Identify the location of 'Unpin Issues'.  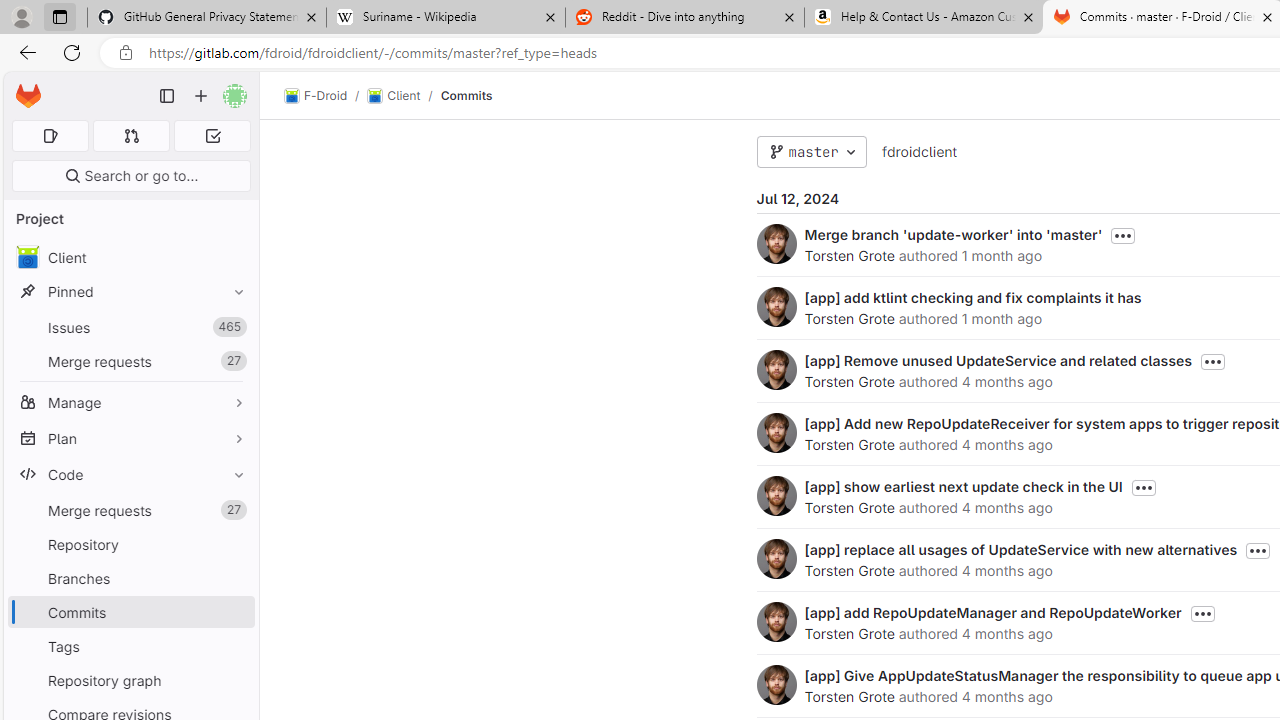
(234, 326).